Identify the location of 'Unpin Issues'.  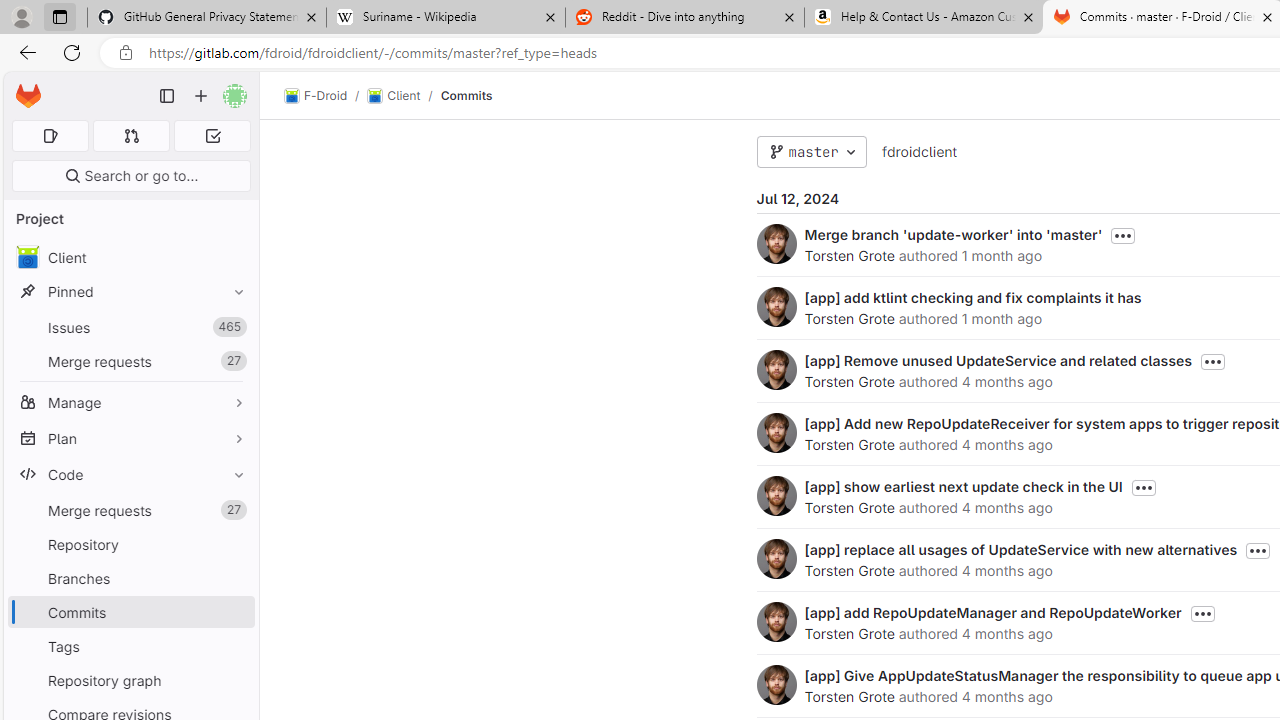
(234, 326).